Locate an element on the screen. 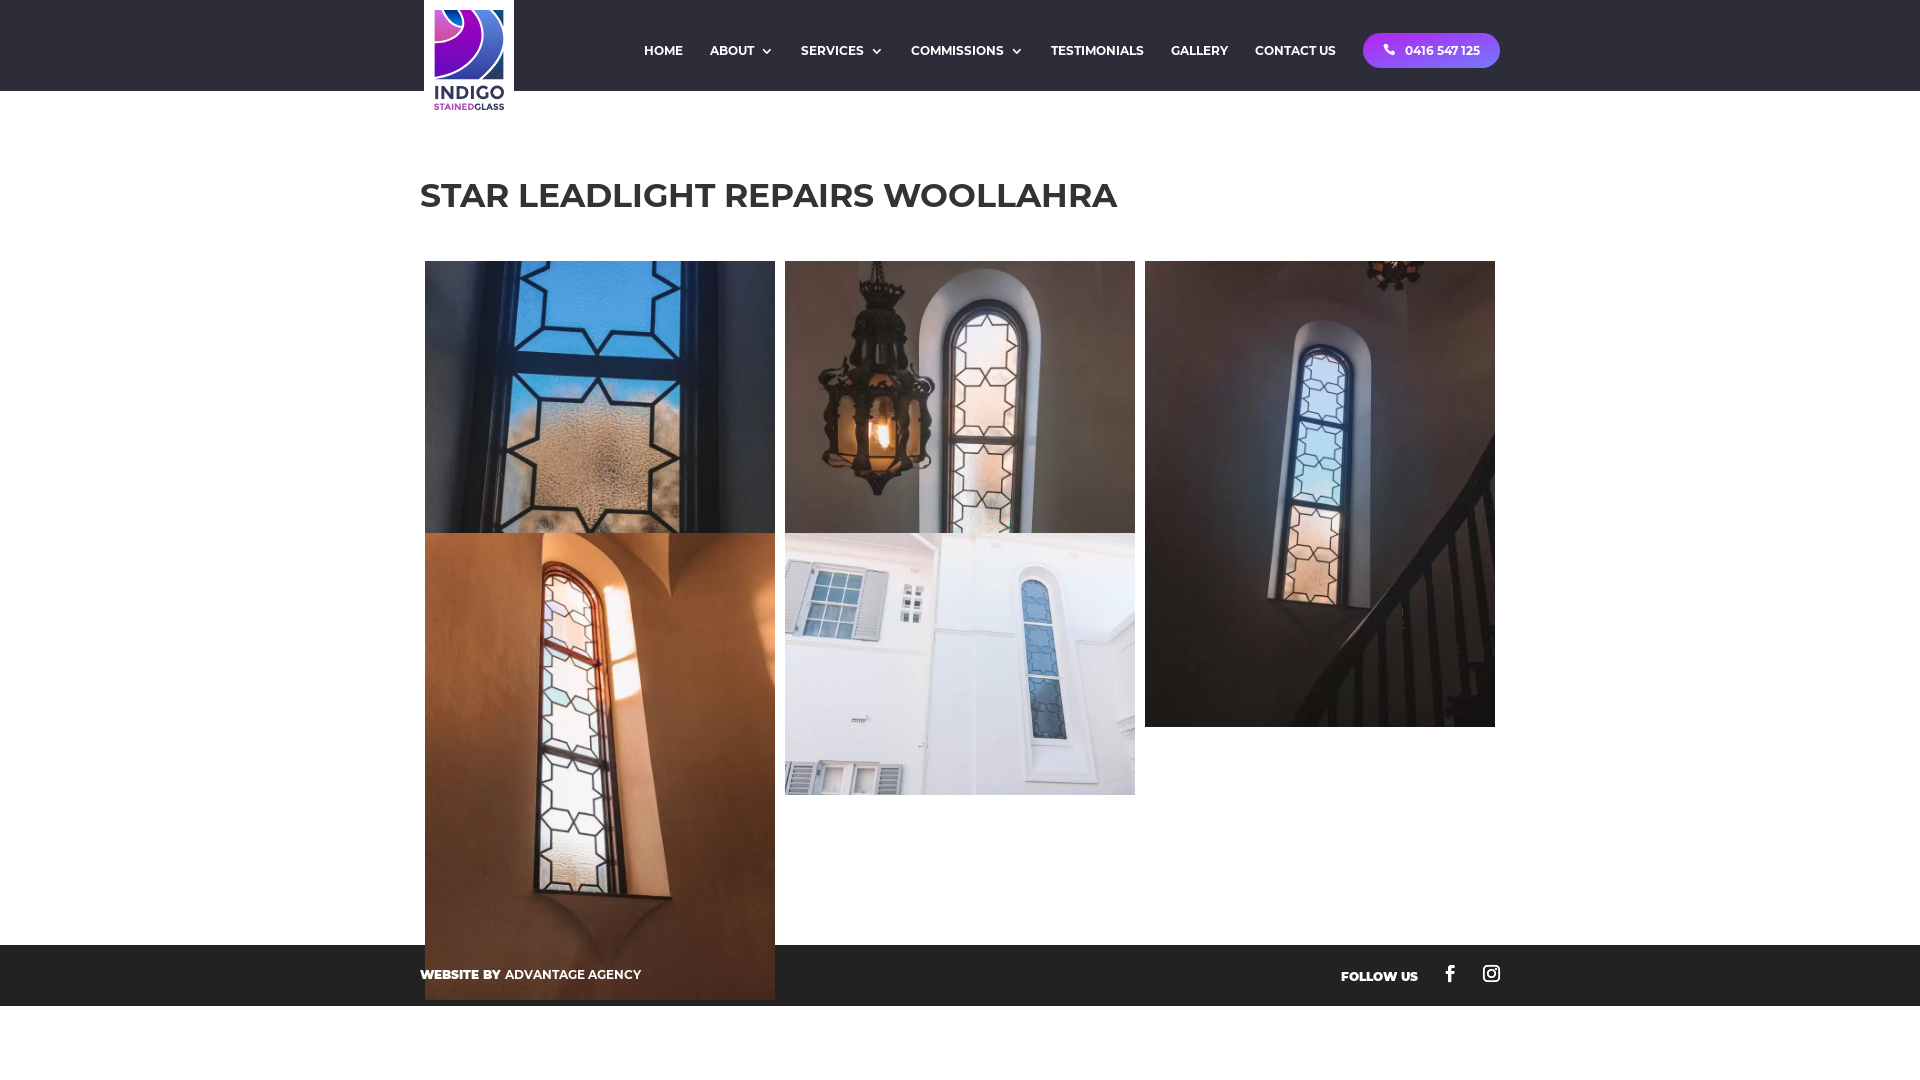 This screenshot has height=1080, width=1920. '0416 547 125' is located at coordinates (1430, 49).